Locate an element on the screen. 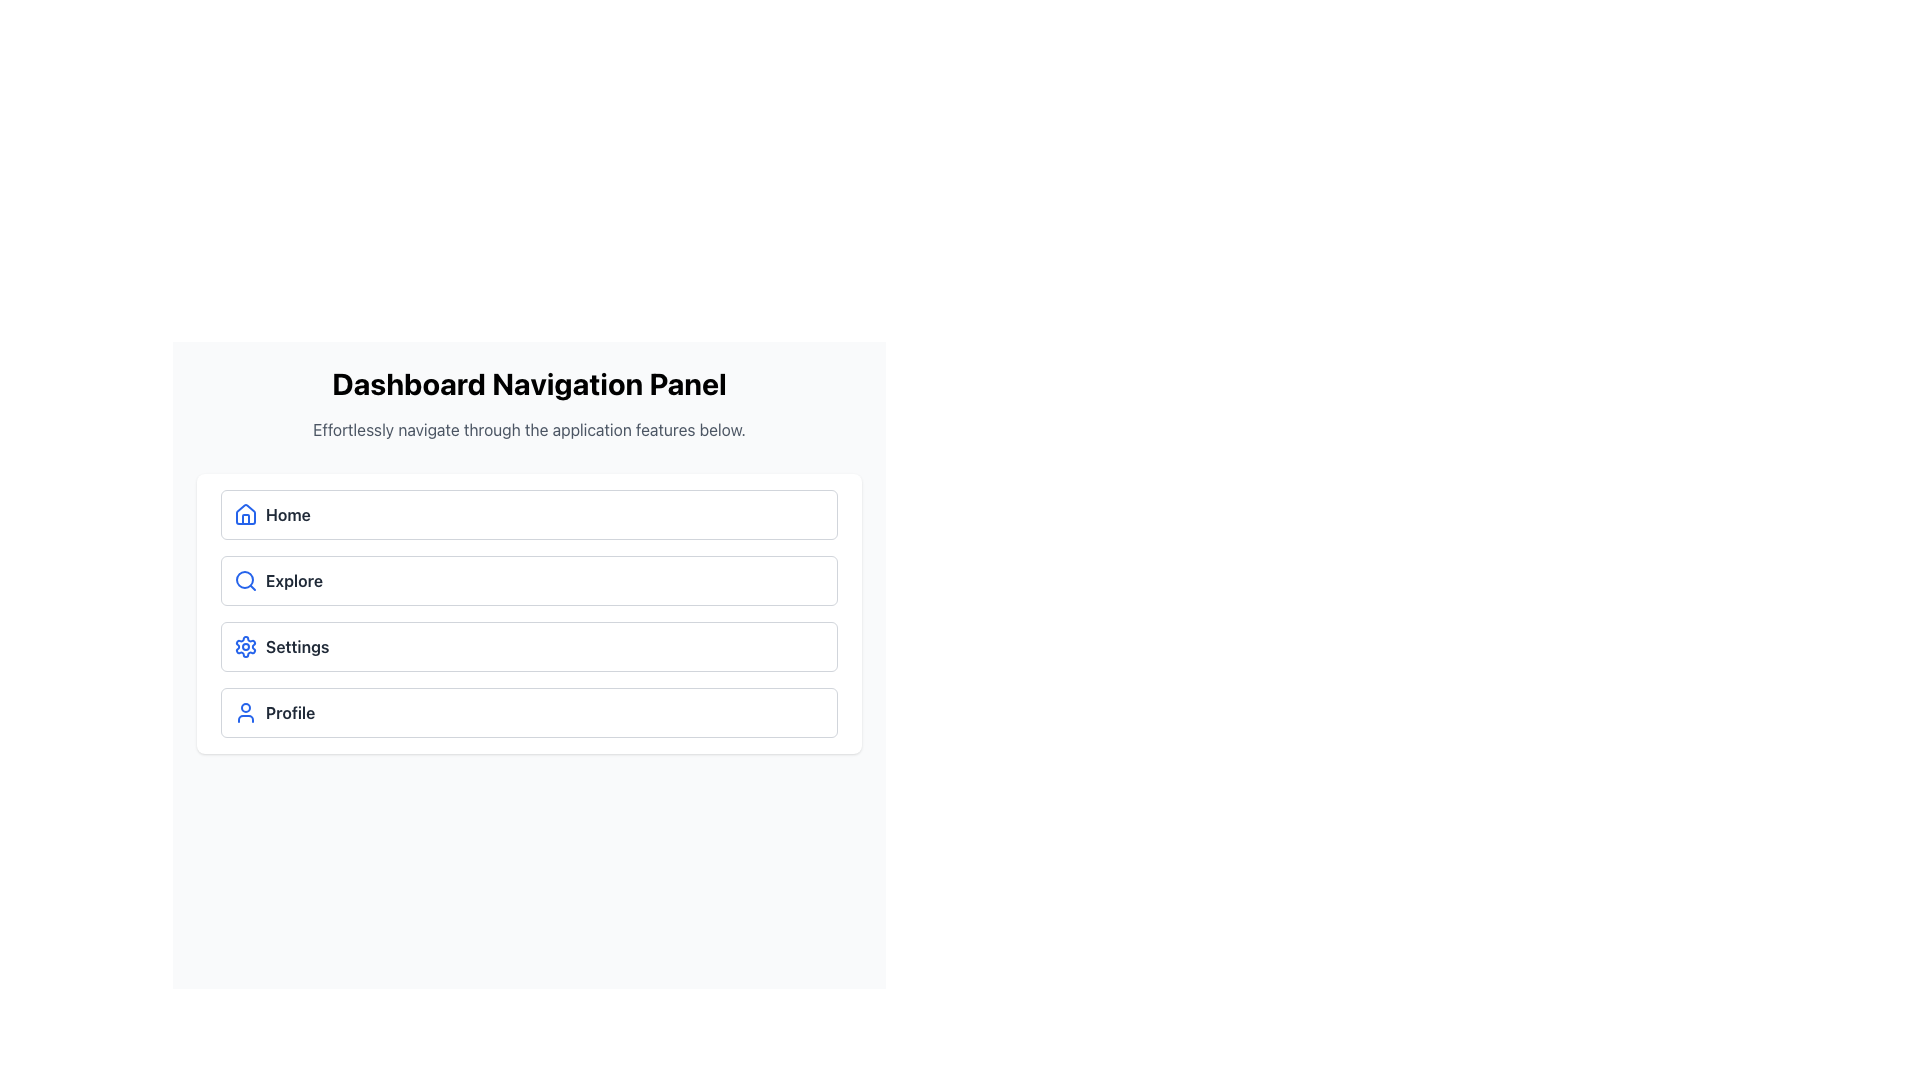 The height and width of the screenshot is (1080, 1920). the 'Profile' button, which is the fourth button in the vertical navigation list, serving as a visual indicator for user profile management is located at coordinates (244, 712).